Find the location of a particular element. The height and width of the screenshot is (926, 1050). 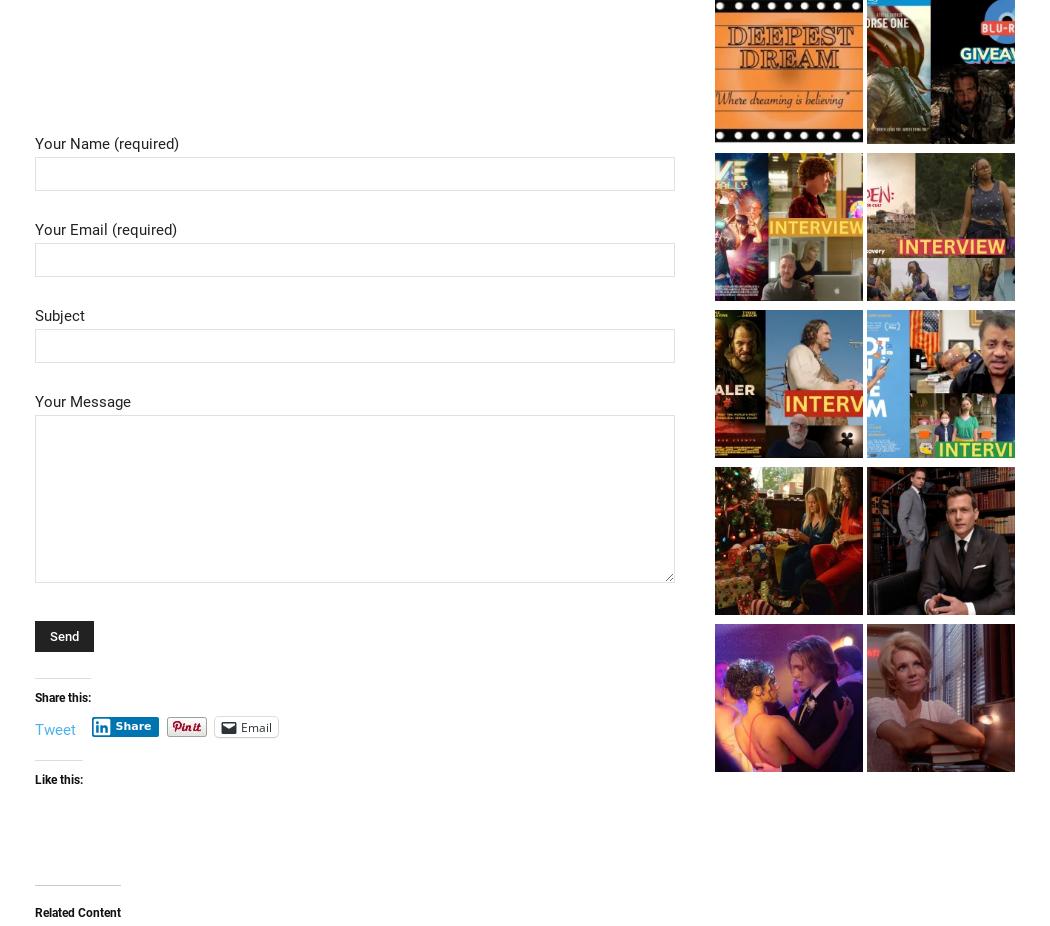

'Tweet' is located at coordinates (54, 729).